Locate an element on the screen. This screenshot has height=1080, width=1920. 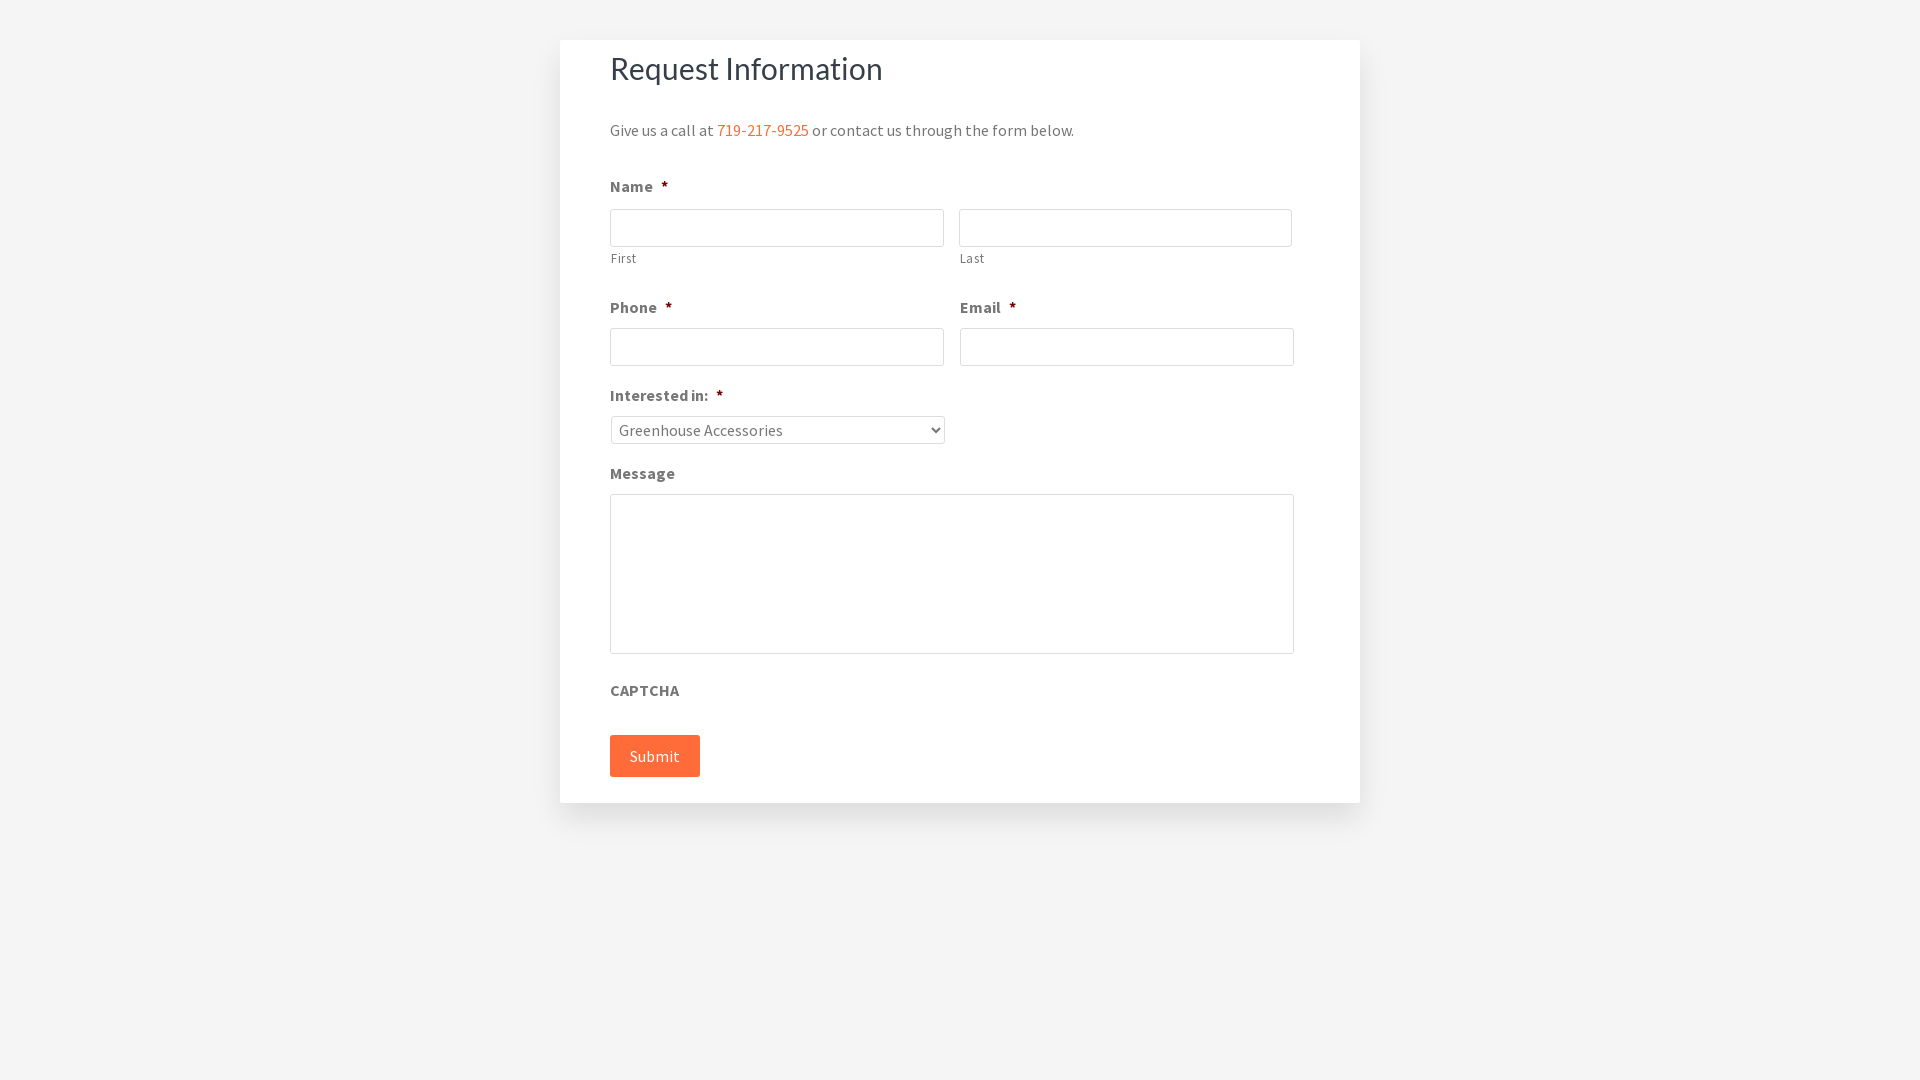
'Submit' is located at coordinates (608, 756).